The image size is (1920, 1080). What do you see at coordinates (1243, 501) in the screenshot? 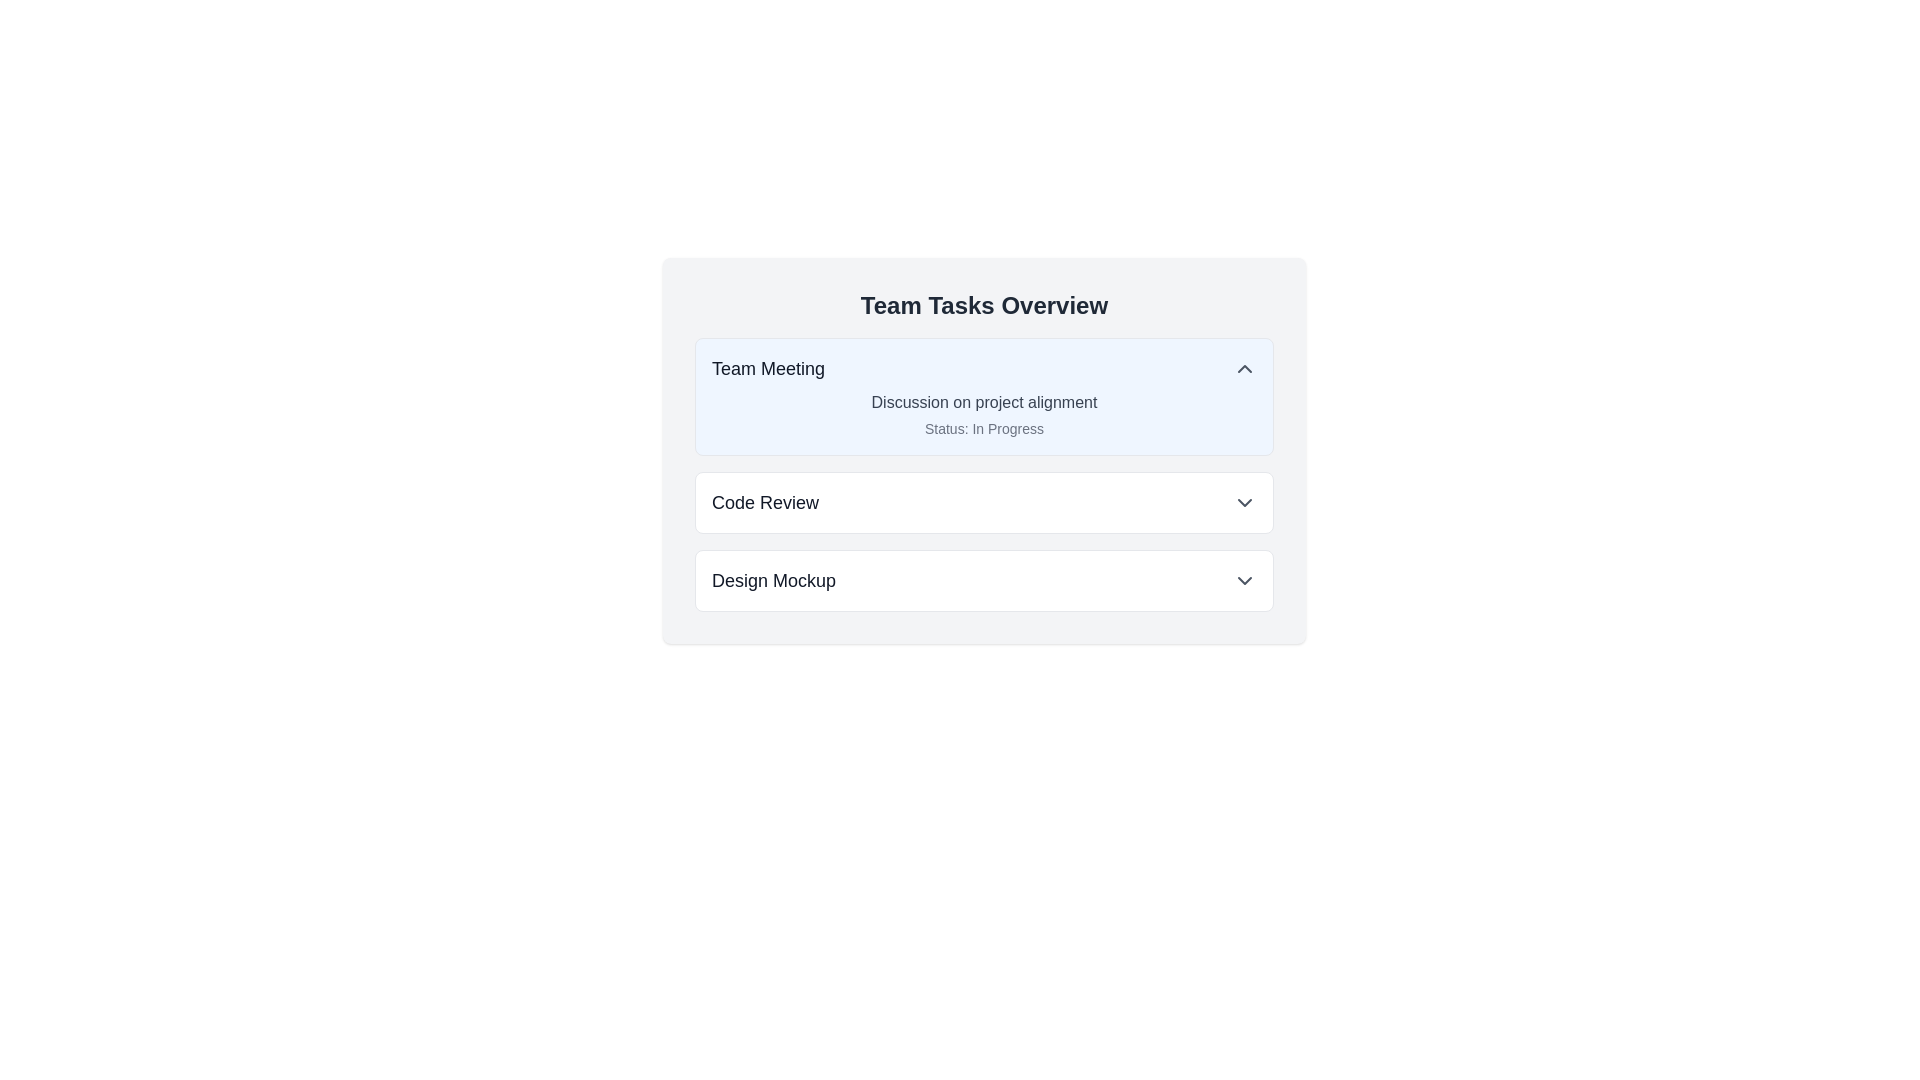
I see `the dropdown indicator icon for the 'Code Review' section` at bounding box center [1243, 501].